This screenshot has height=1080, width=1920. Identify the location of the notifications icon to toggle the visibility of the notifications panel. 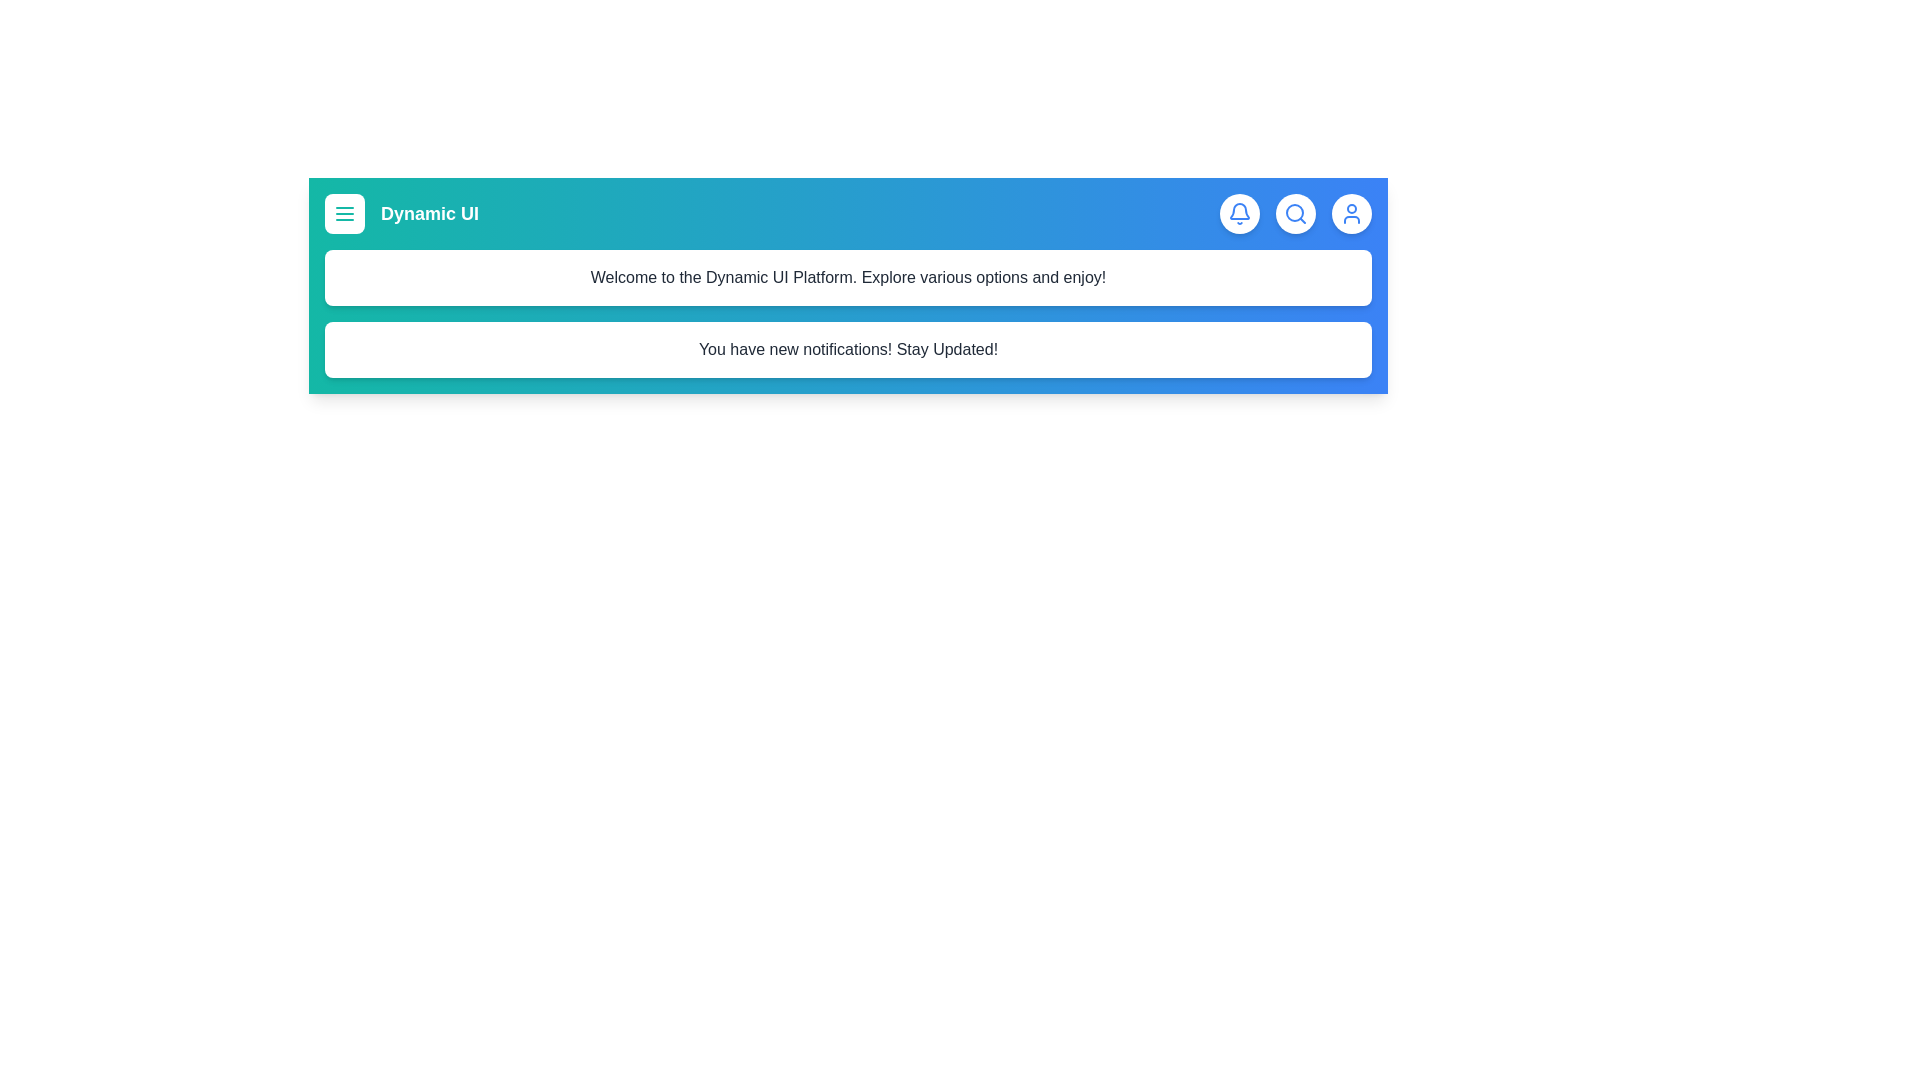
(1238, 213).